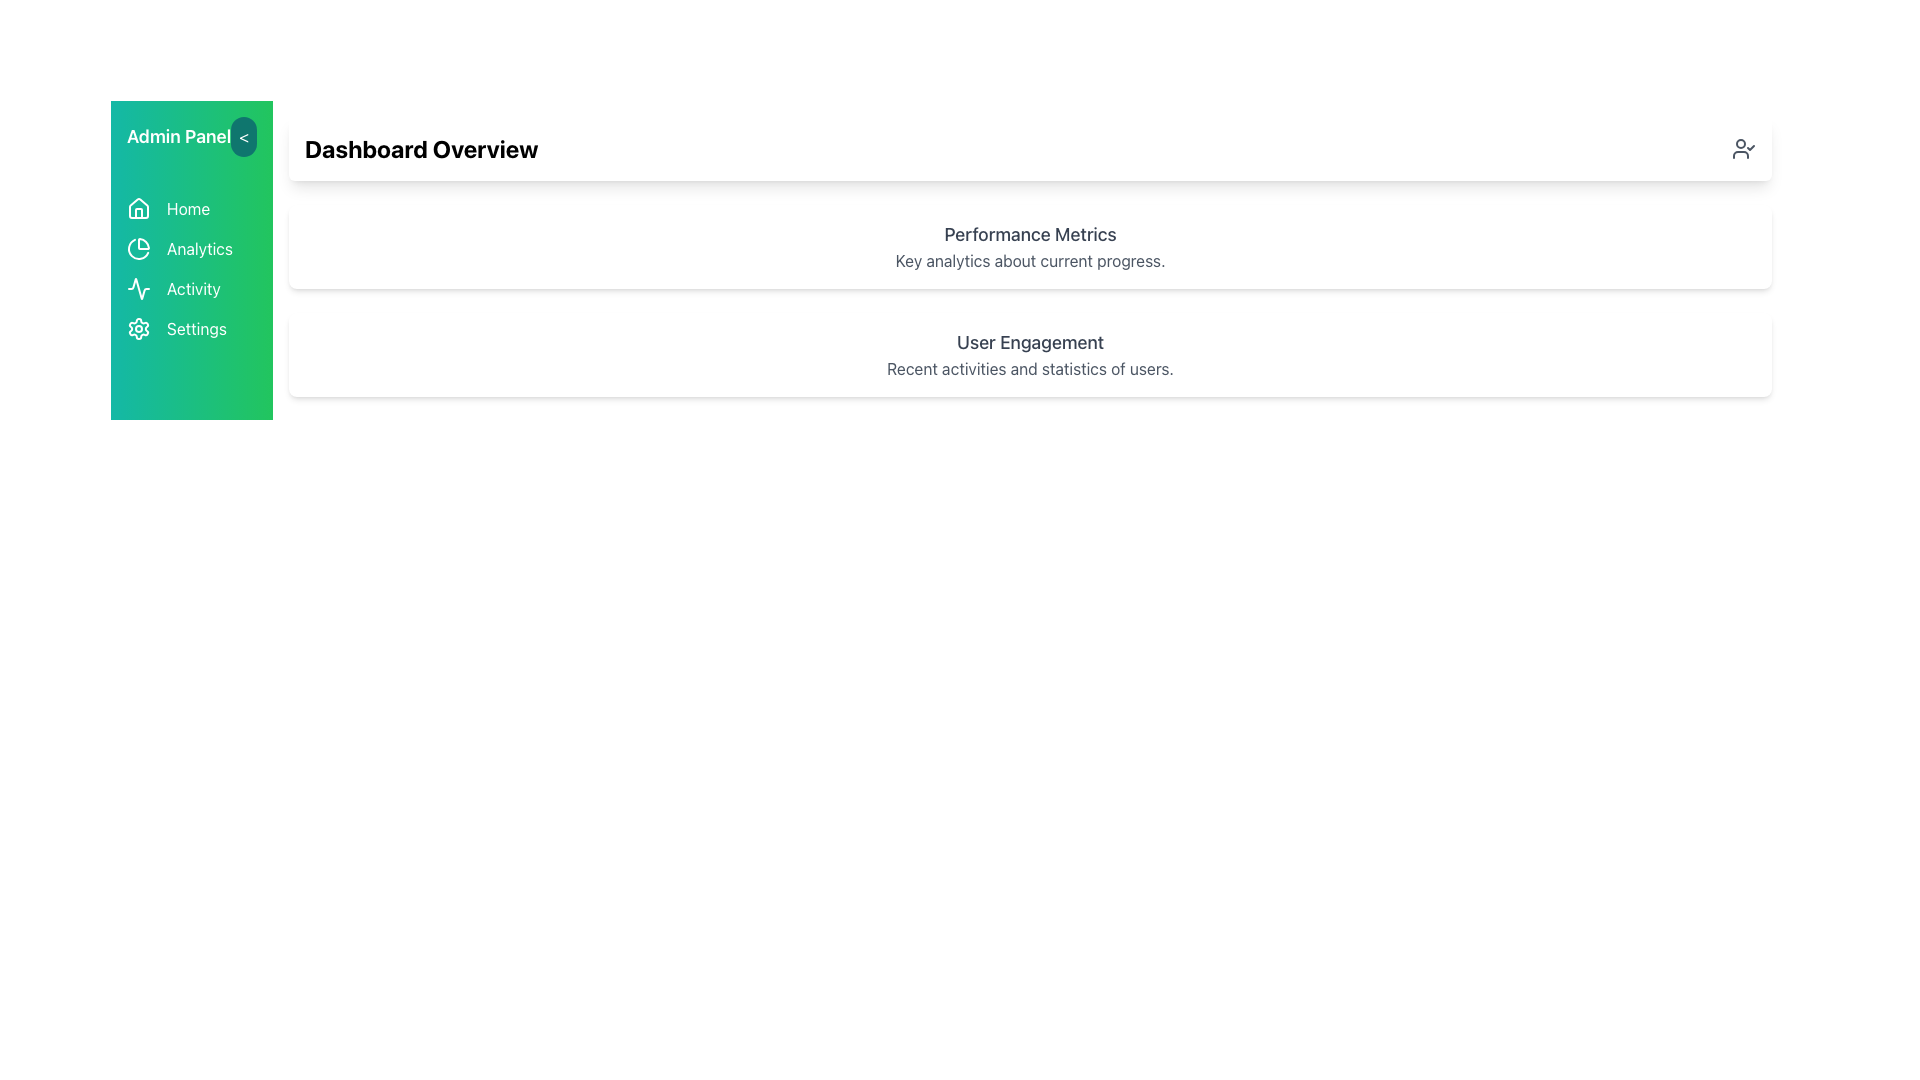 This screenshot has width=1920, height=1080. Describe the element at coordinates (192, 136) in the screenshot. I see `the 'Admin Panel' sidebar header` at that location.